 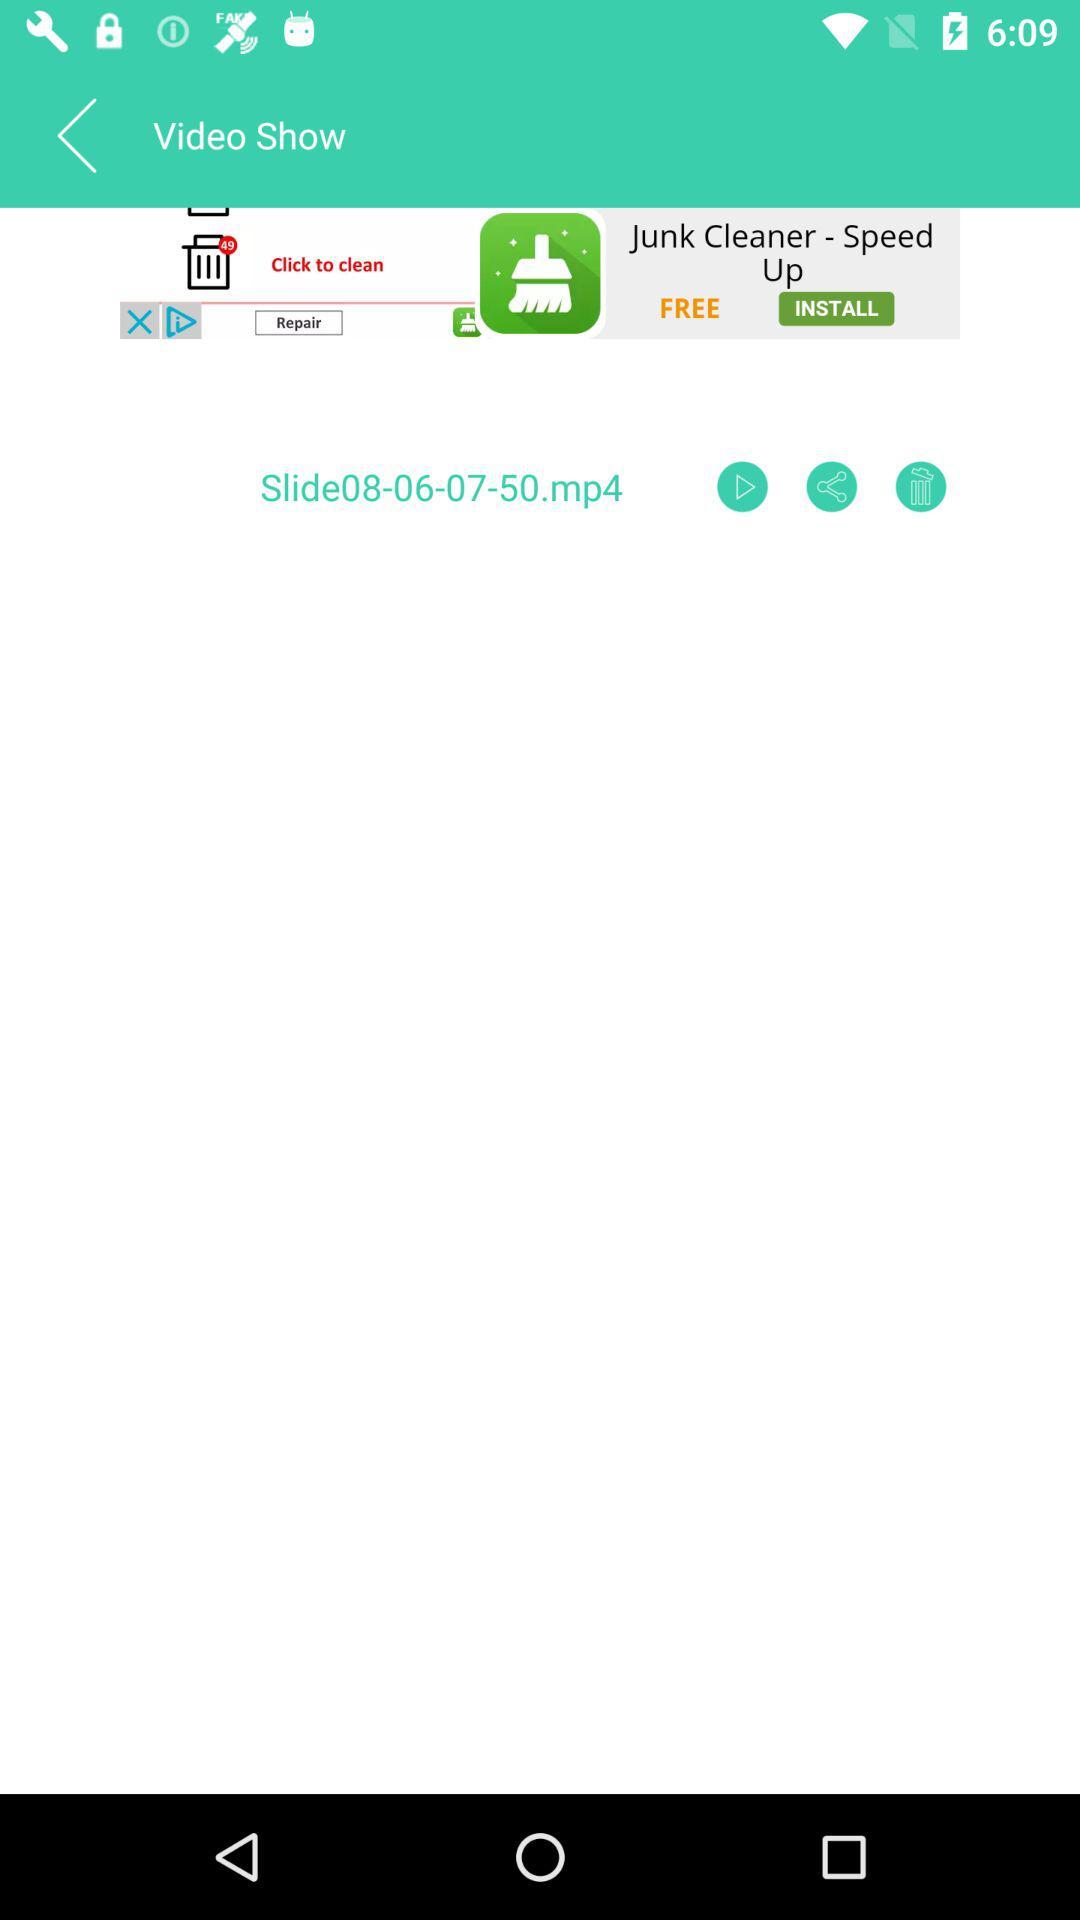 I want to click on back arrow option, so click(x=75, y=133).